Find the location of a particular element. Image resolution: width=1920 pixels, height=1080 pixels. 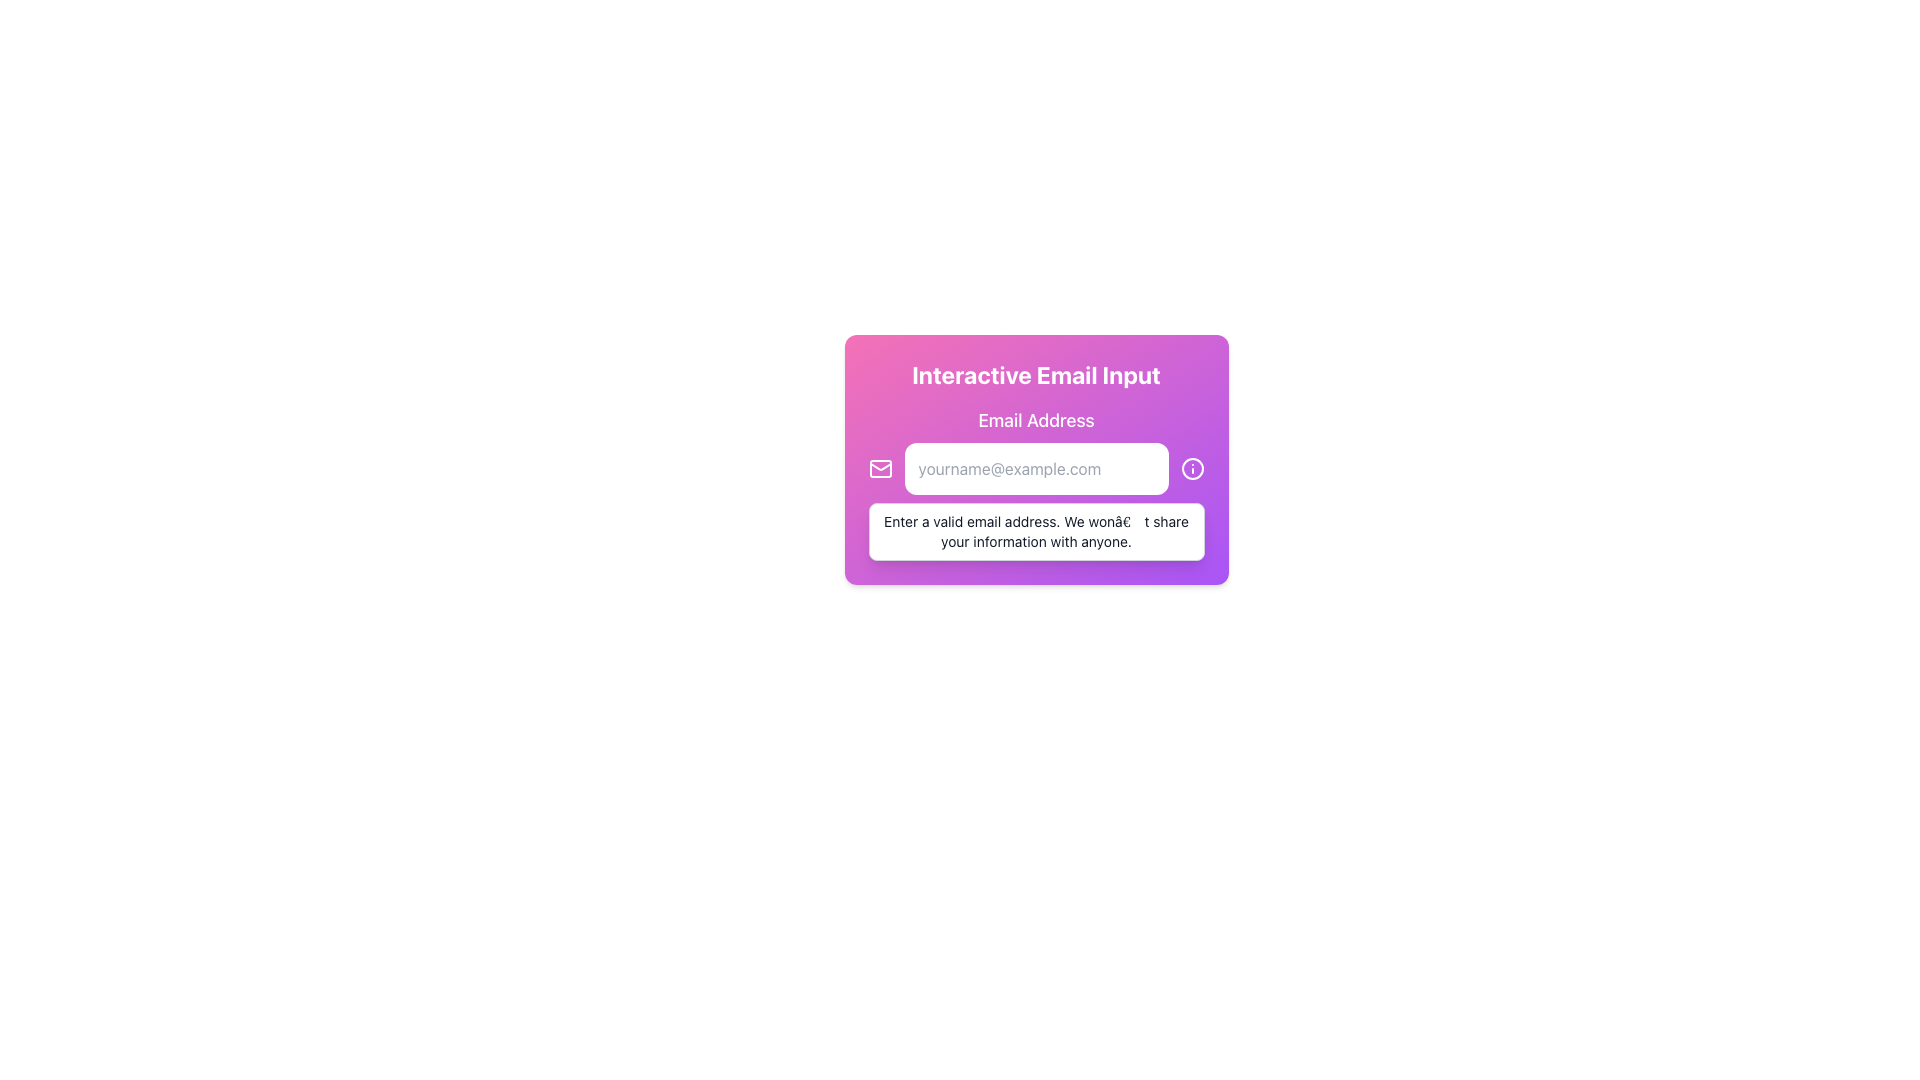

the stylized envelope icon component located on the left side of the email input field to interact with it is located at coordinates (880, 469).